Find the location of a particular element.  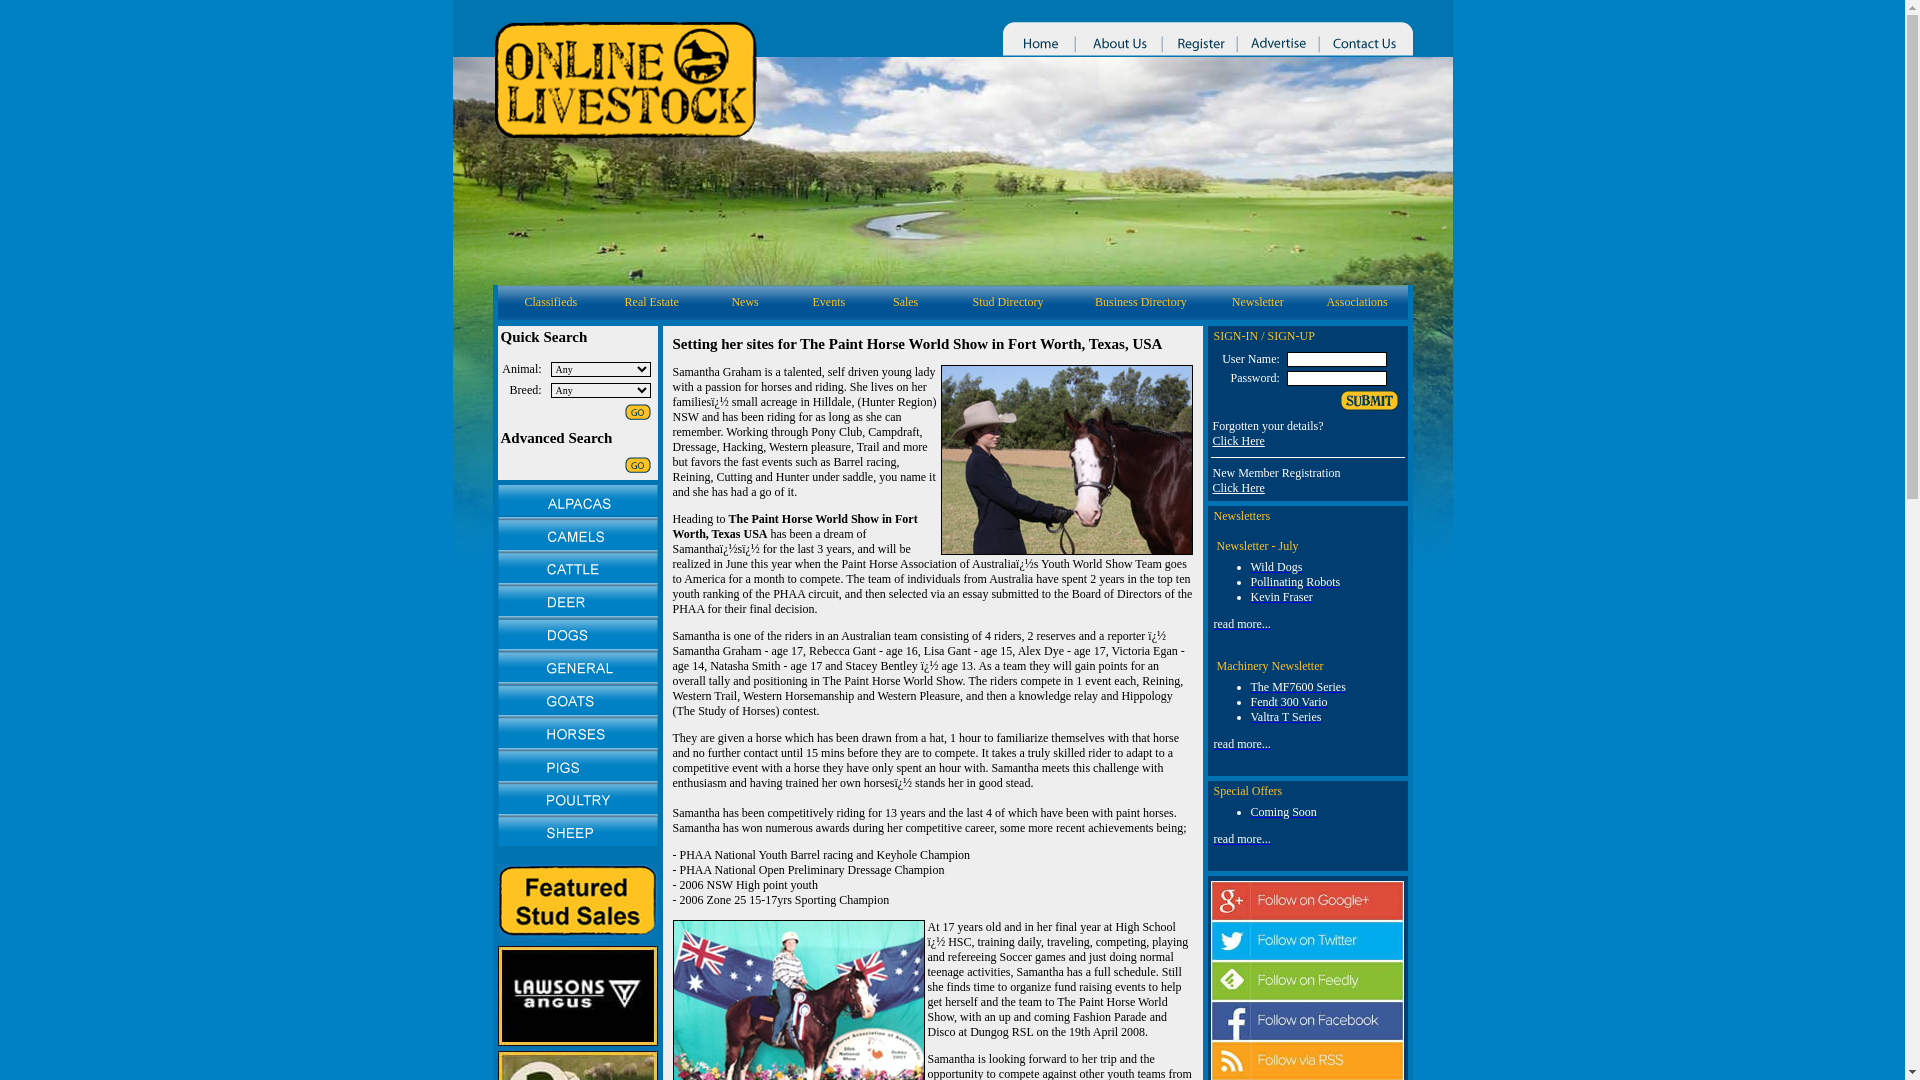

'read more...' is located at coordinates (1241, 623).